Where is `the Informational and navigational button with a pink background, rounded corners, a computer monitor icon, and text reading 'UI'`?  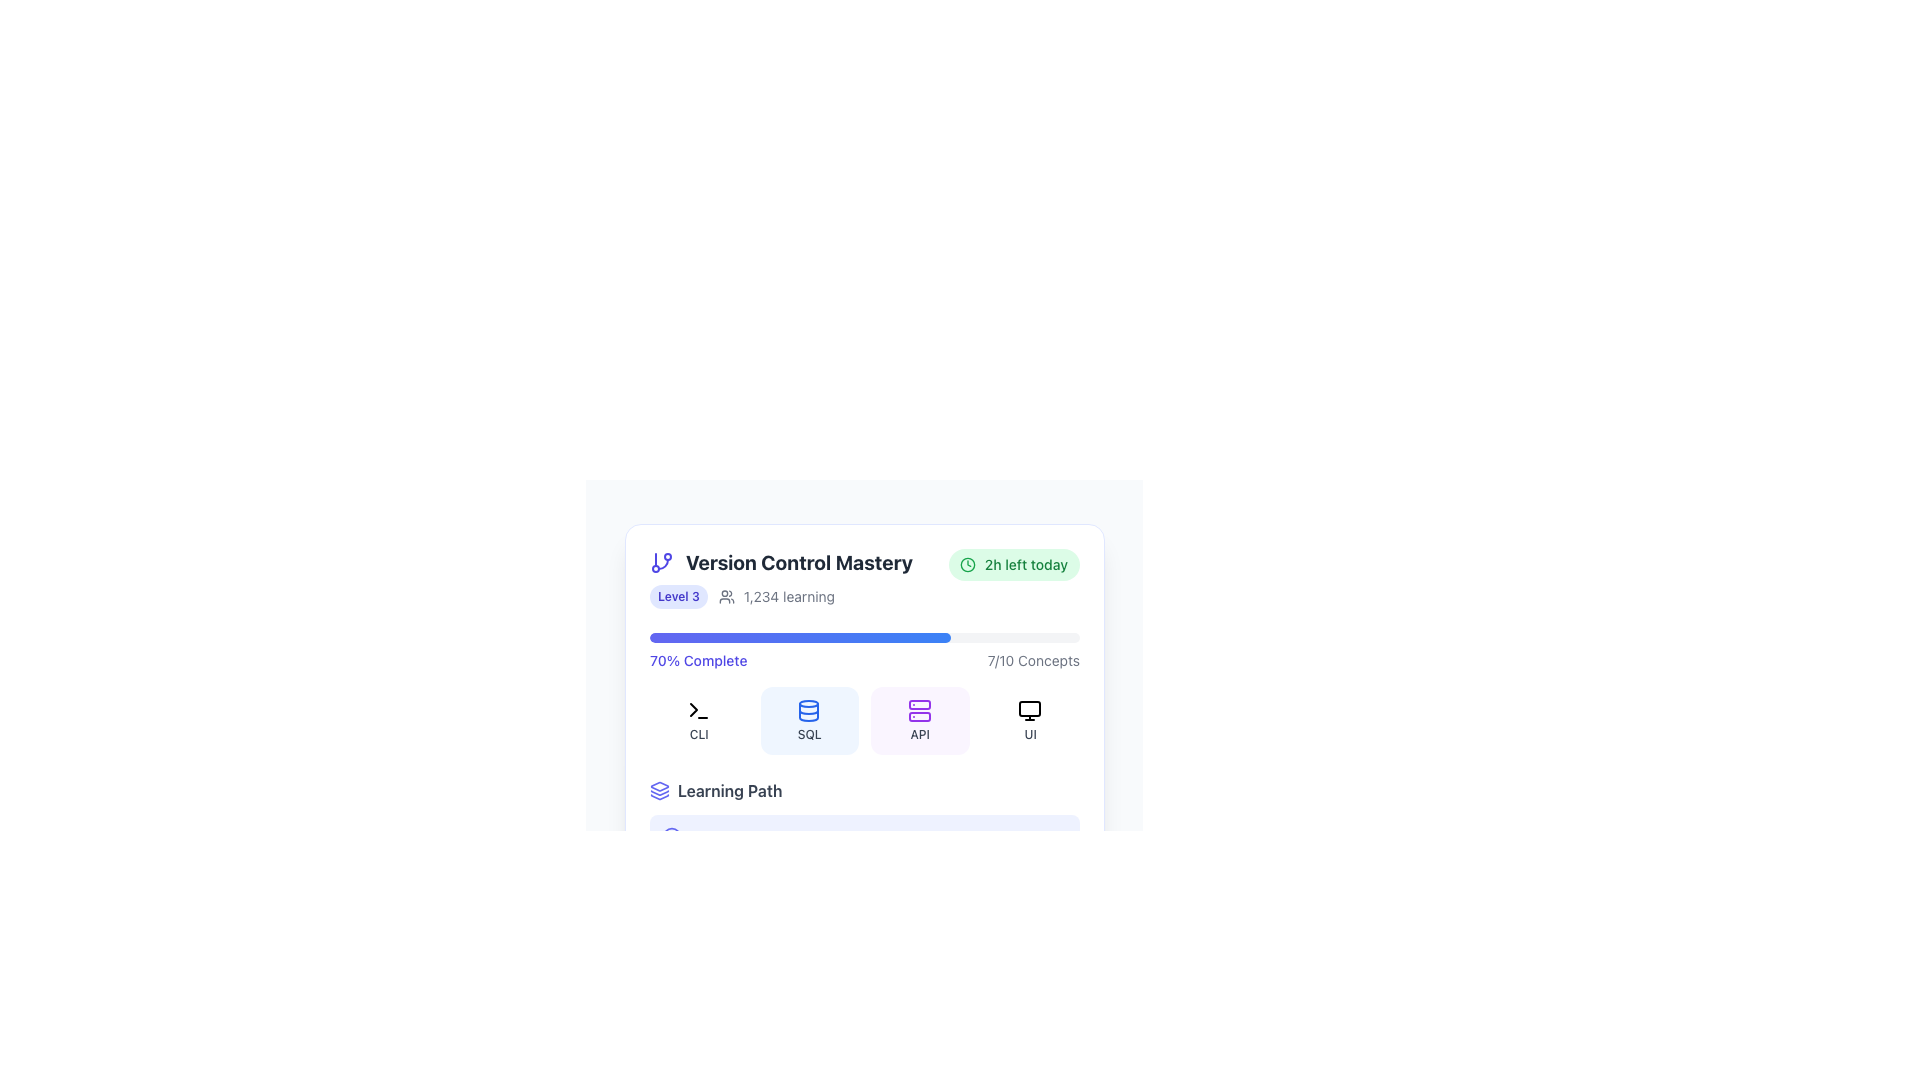 the Informational and navigational button with a pink background, rounded corners, a computer monitor icon, and text reading 'UI' is located at coordinates (1030, 721).